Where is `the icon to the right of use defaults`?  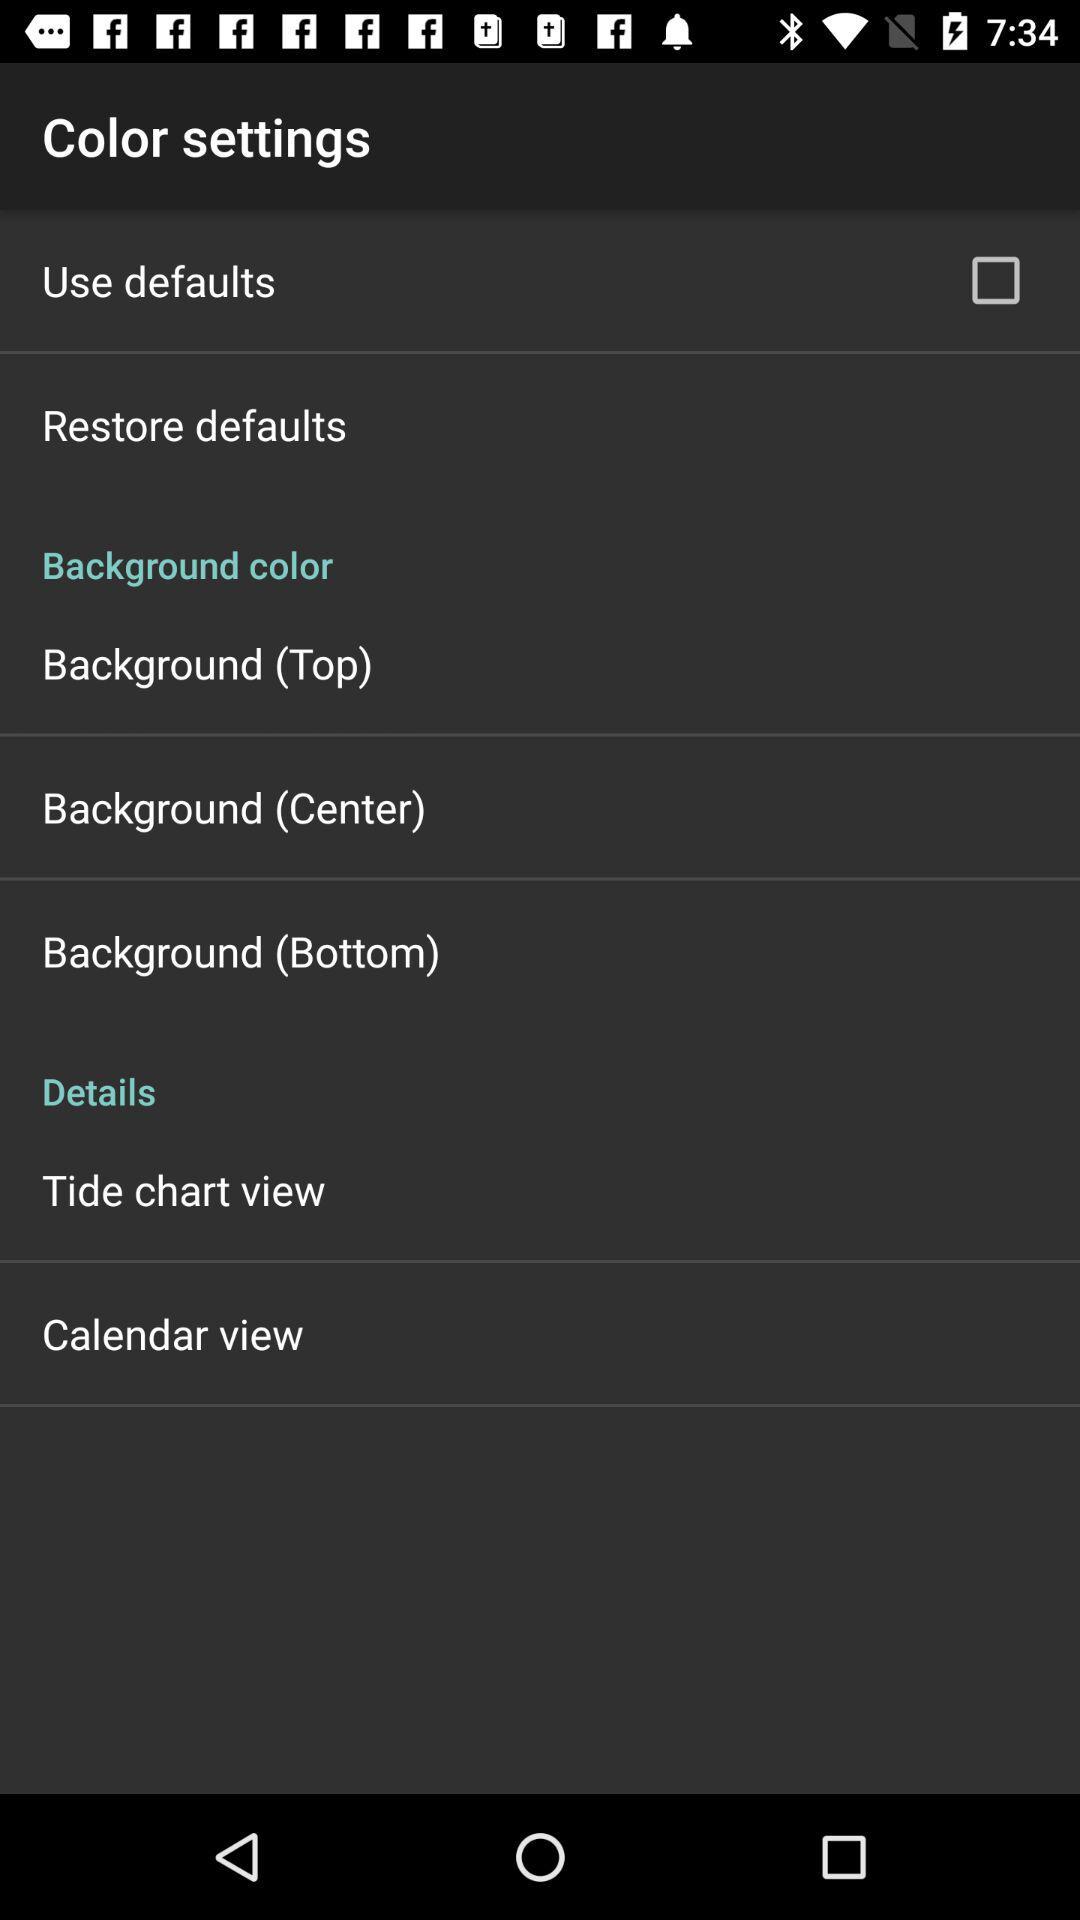 the icon to the right of use defaults is located at coordinates (995, 279).